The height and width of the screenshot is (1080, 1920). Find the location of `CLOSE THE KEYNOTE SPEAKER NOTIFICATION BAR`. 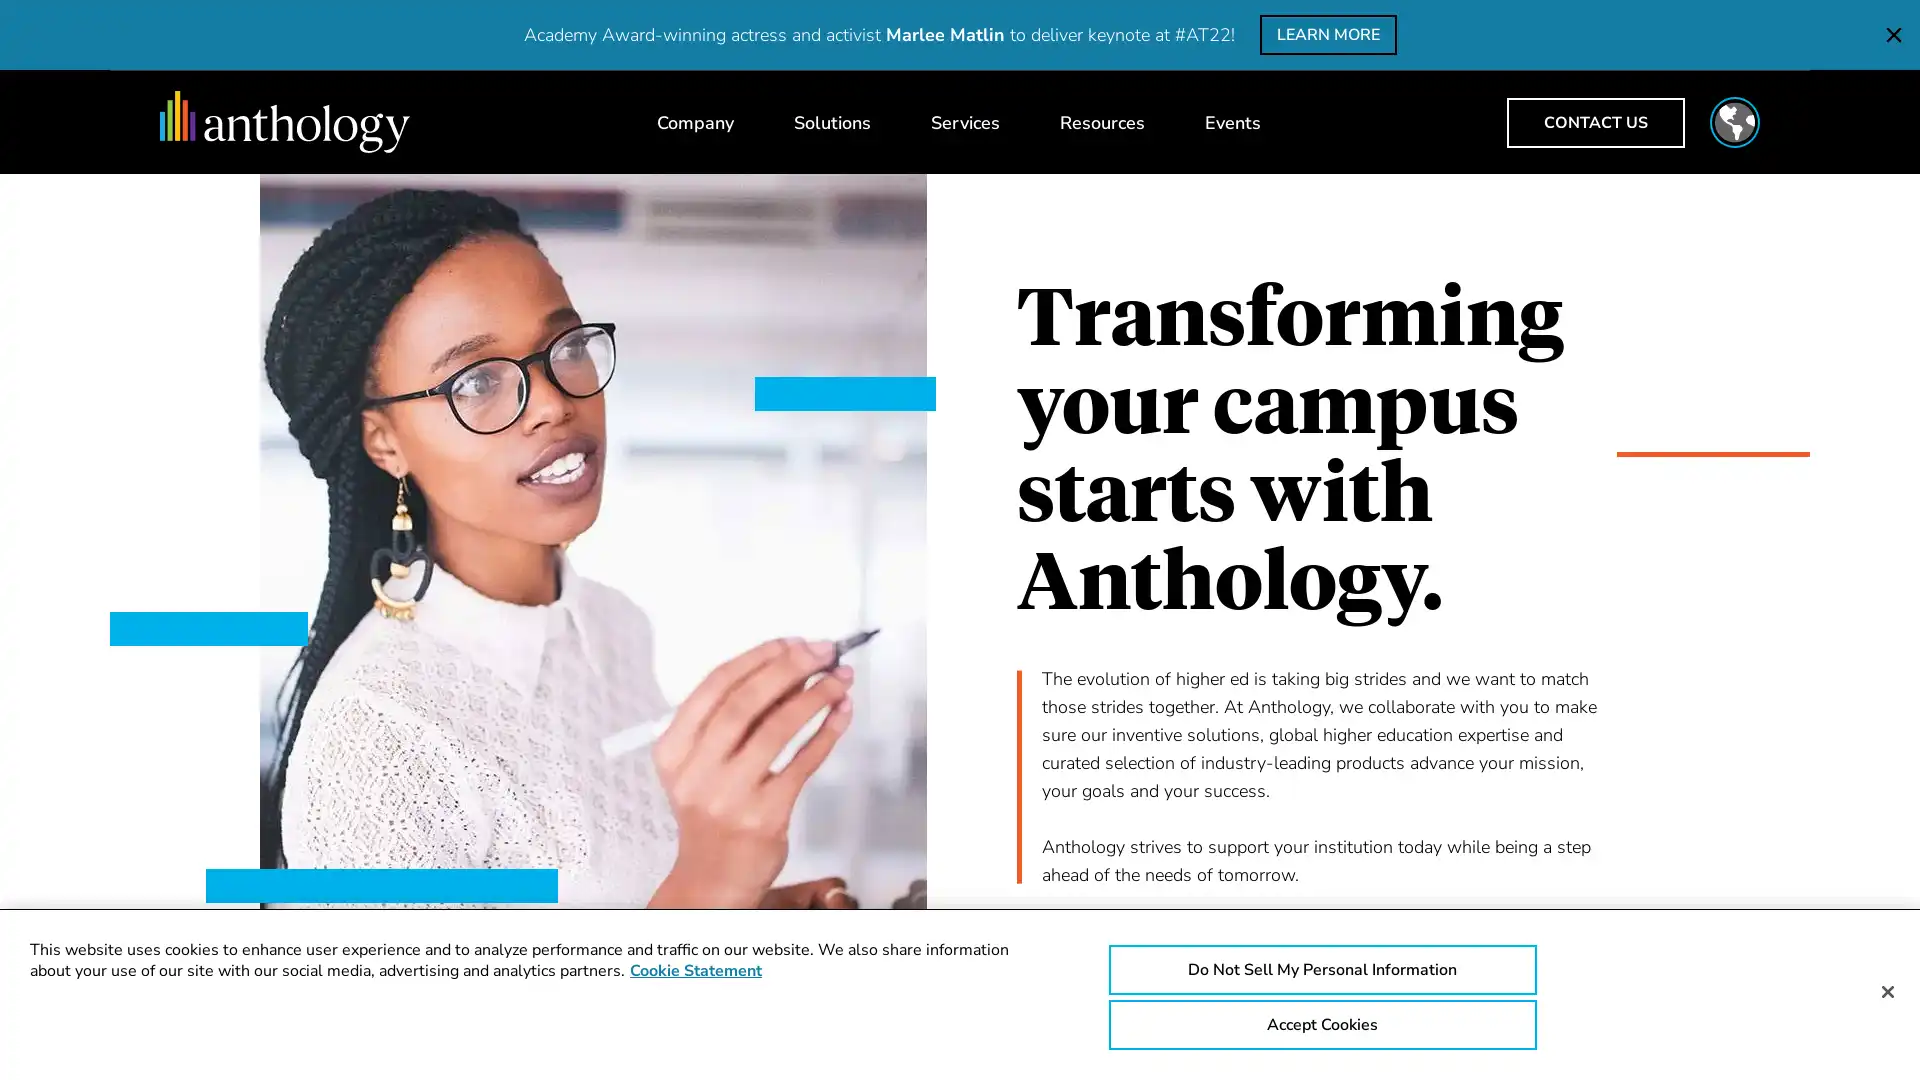

CLOSE THE KEYNOTE SPEAKER NOTIFICATION BAR is located at coordinates (1893, 34).